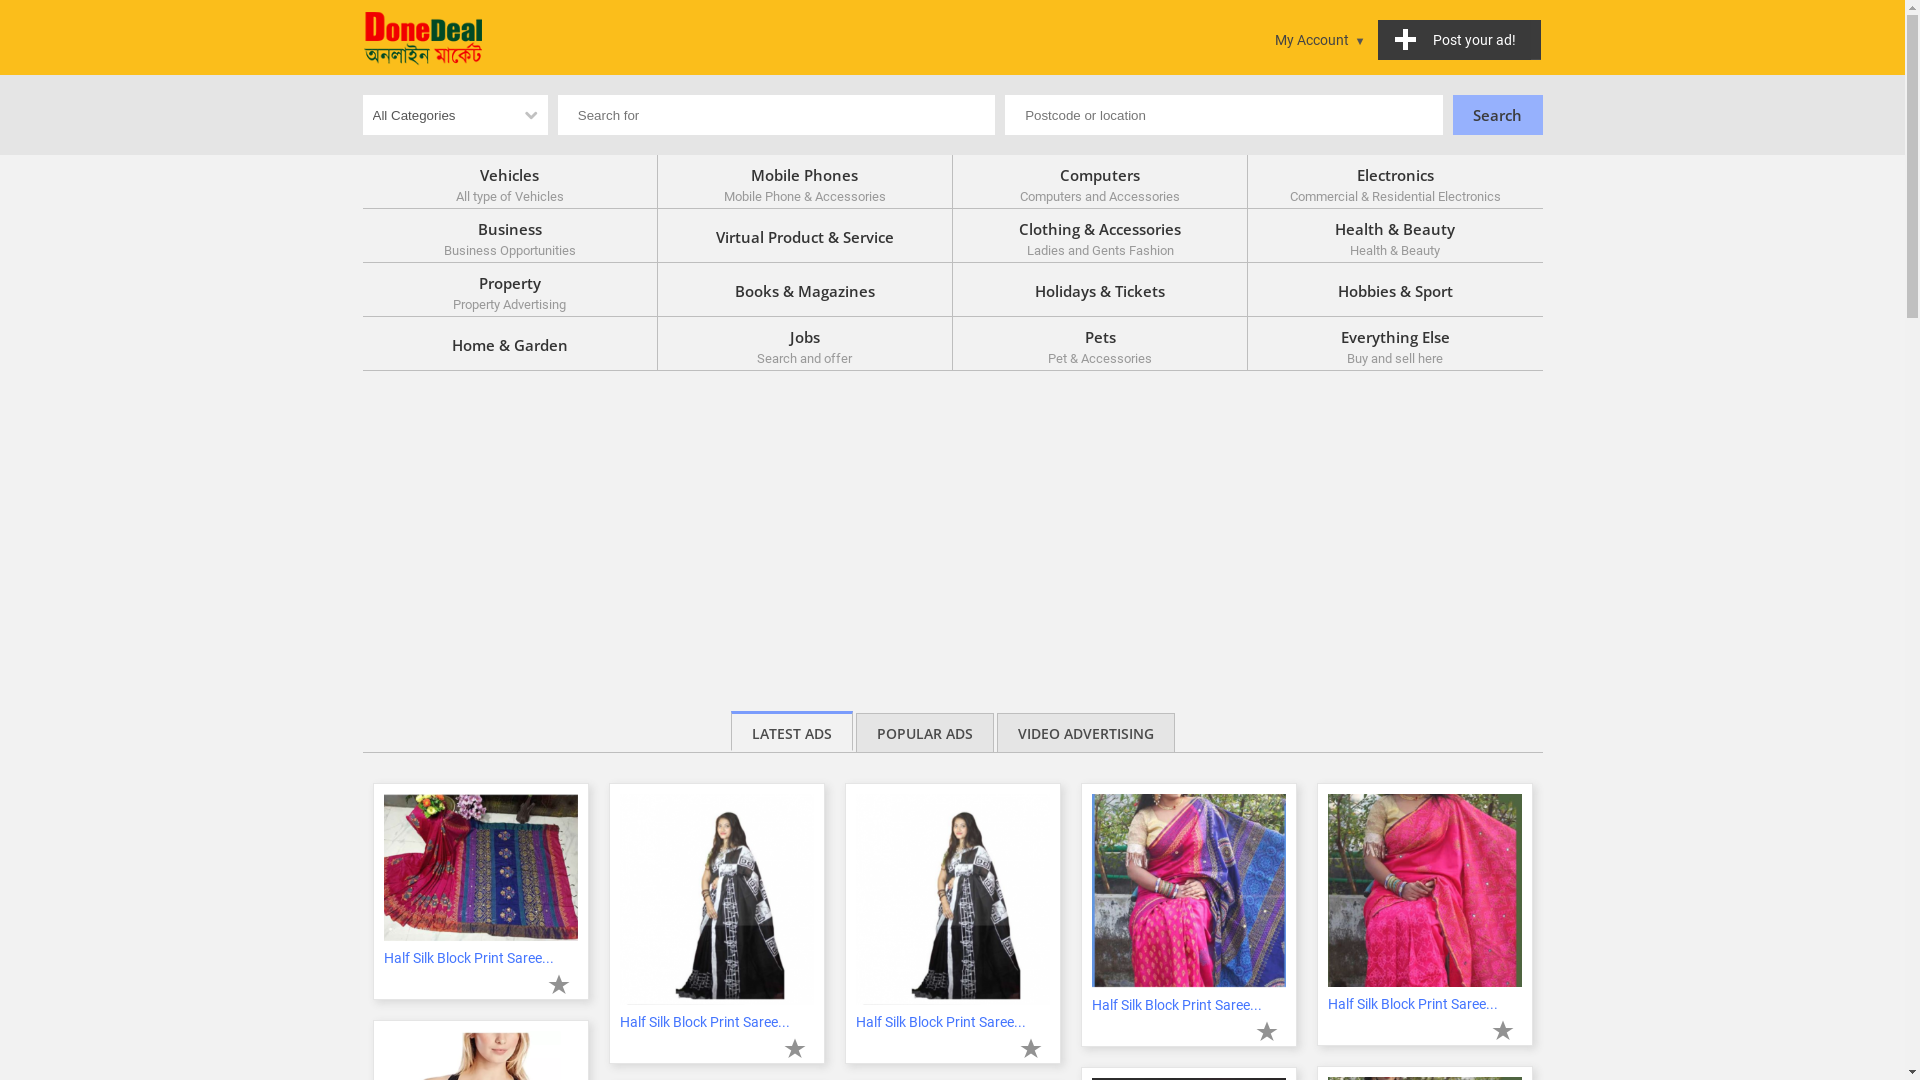 The height and width of the screenshot is (1080, 1920). What do you see at coordinates (509, 342) in the screenshot?
I see `'Home & Garden'` at bounding box center [509, 342].